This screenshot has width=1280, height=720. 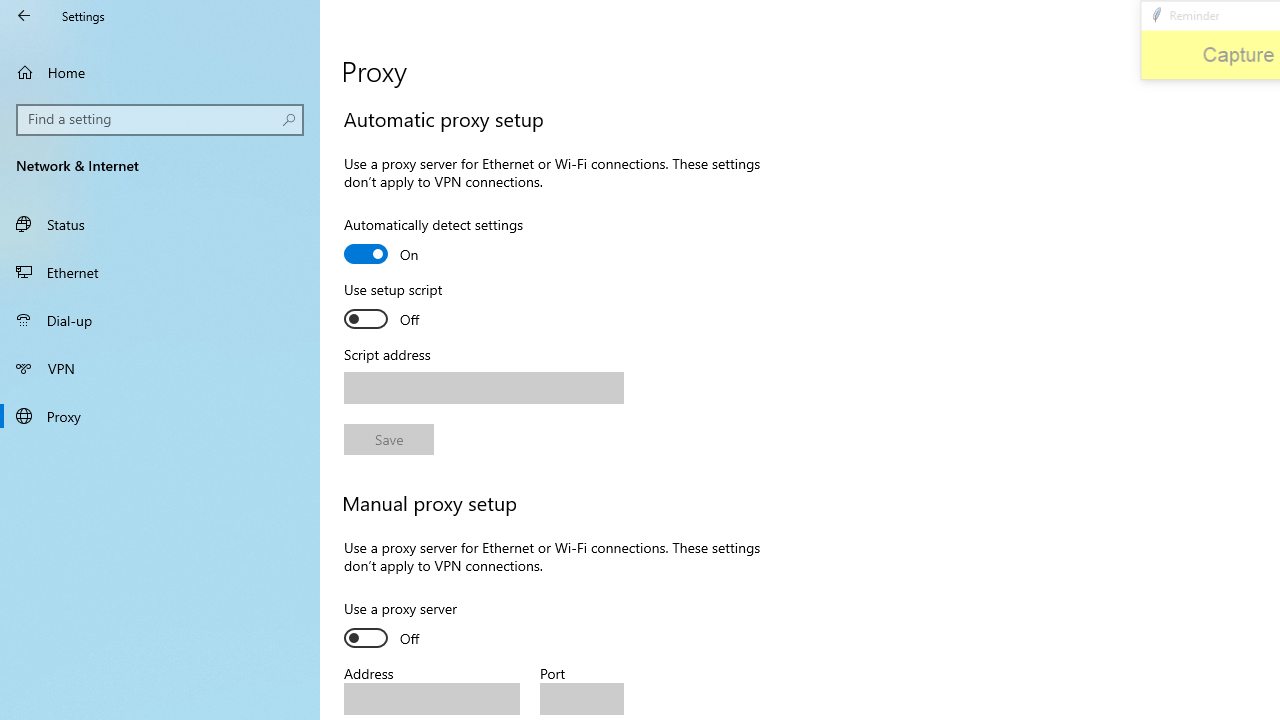 What do you see at coordinates (484, 388) in the screenshot?
I see `'Script address'` at bounding box center [484, 388].